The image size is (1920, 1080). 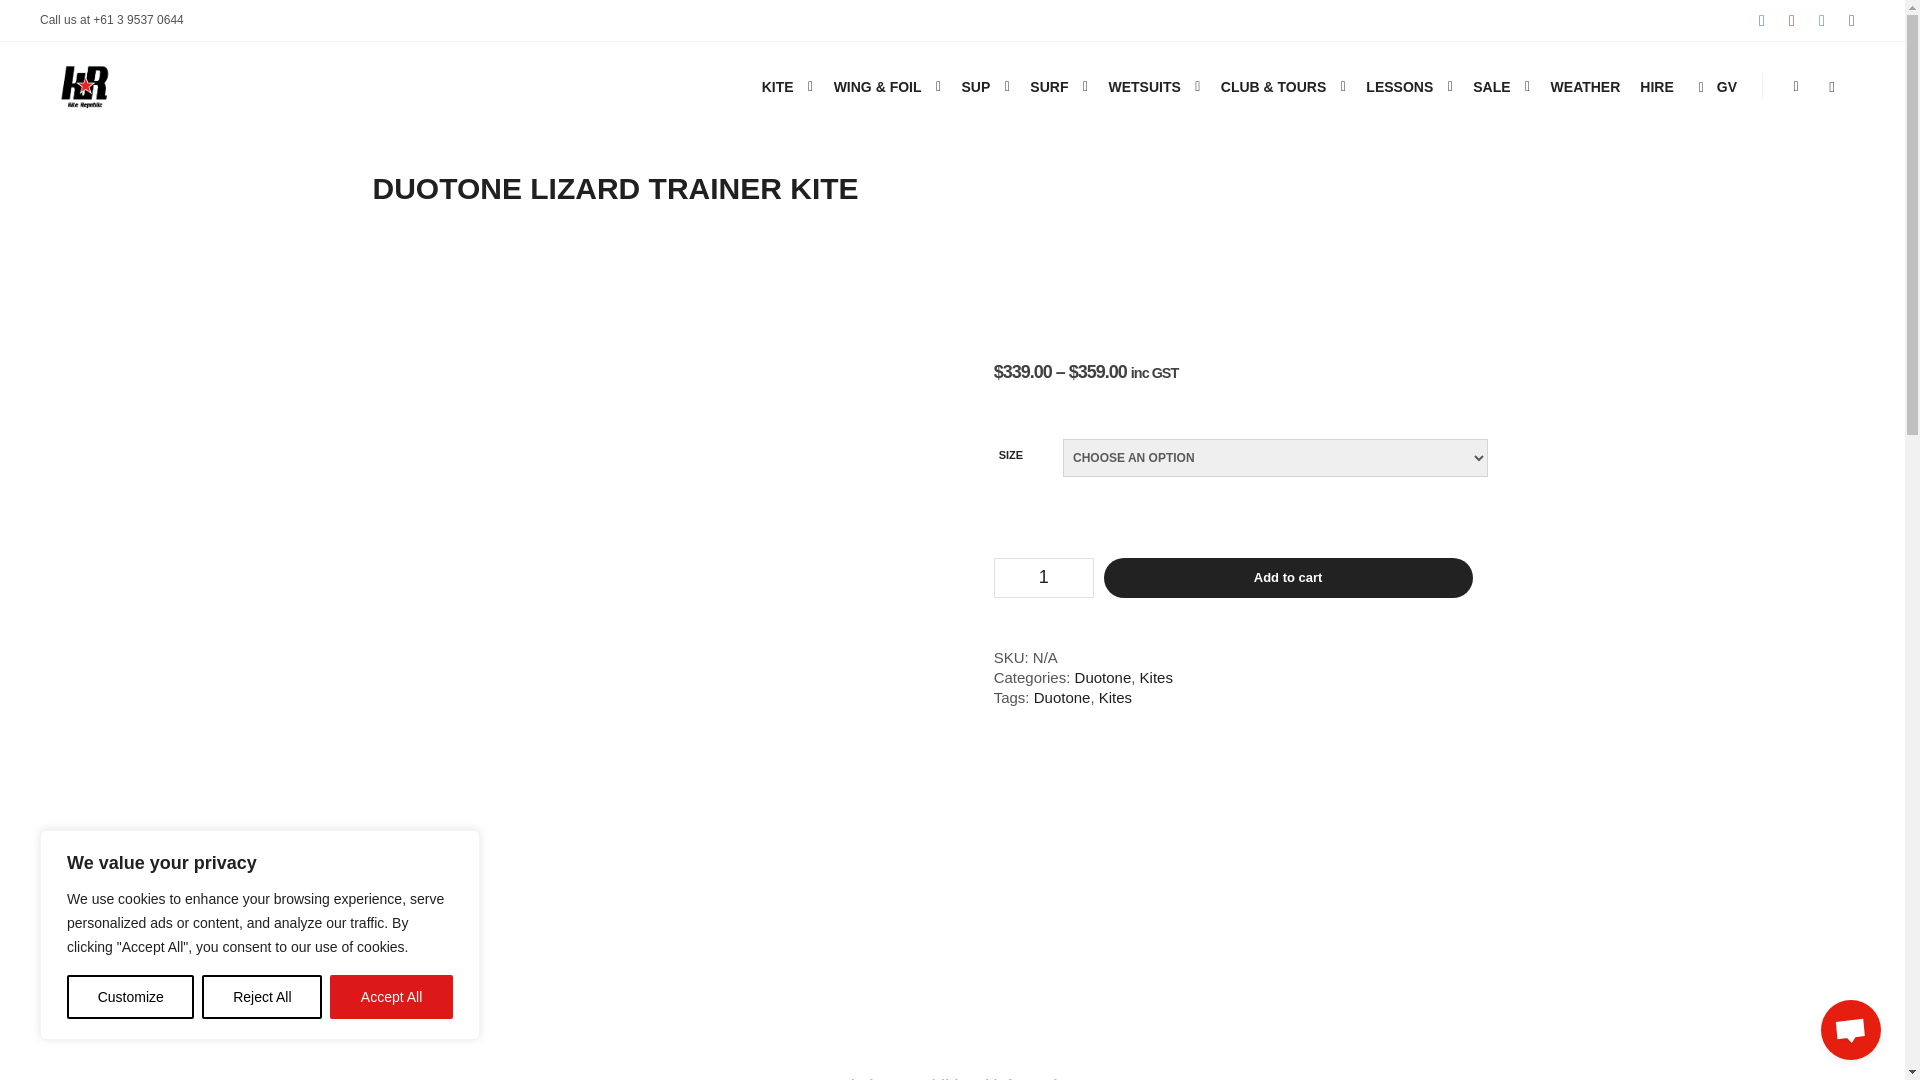 I want to click on 'Shop sidebar', so click(x=1795, y=86).